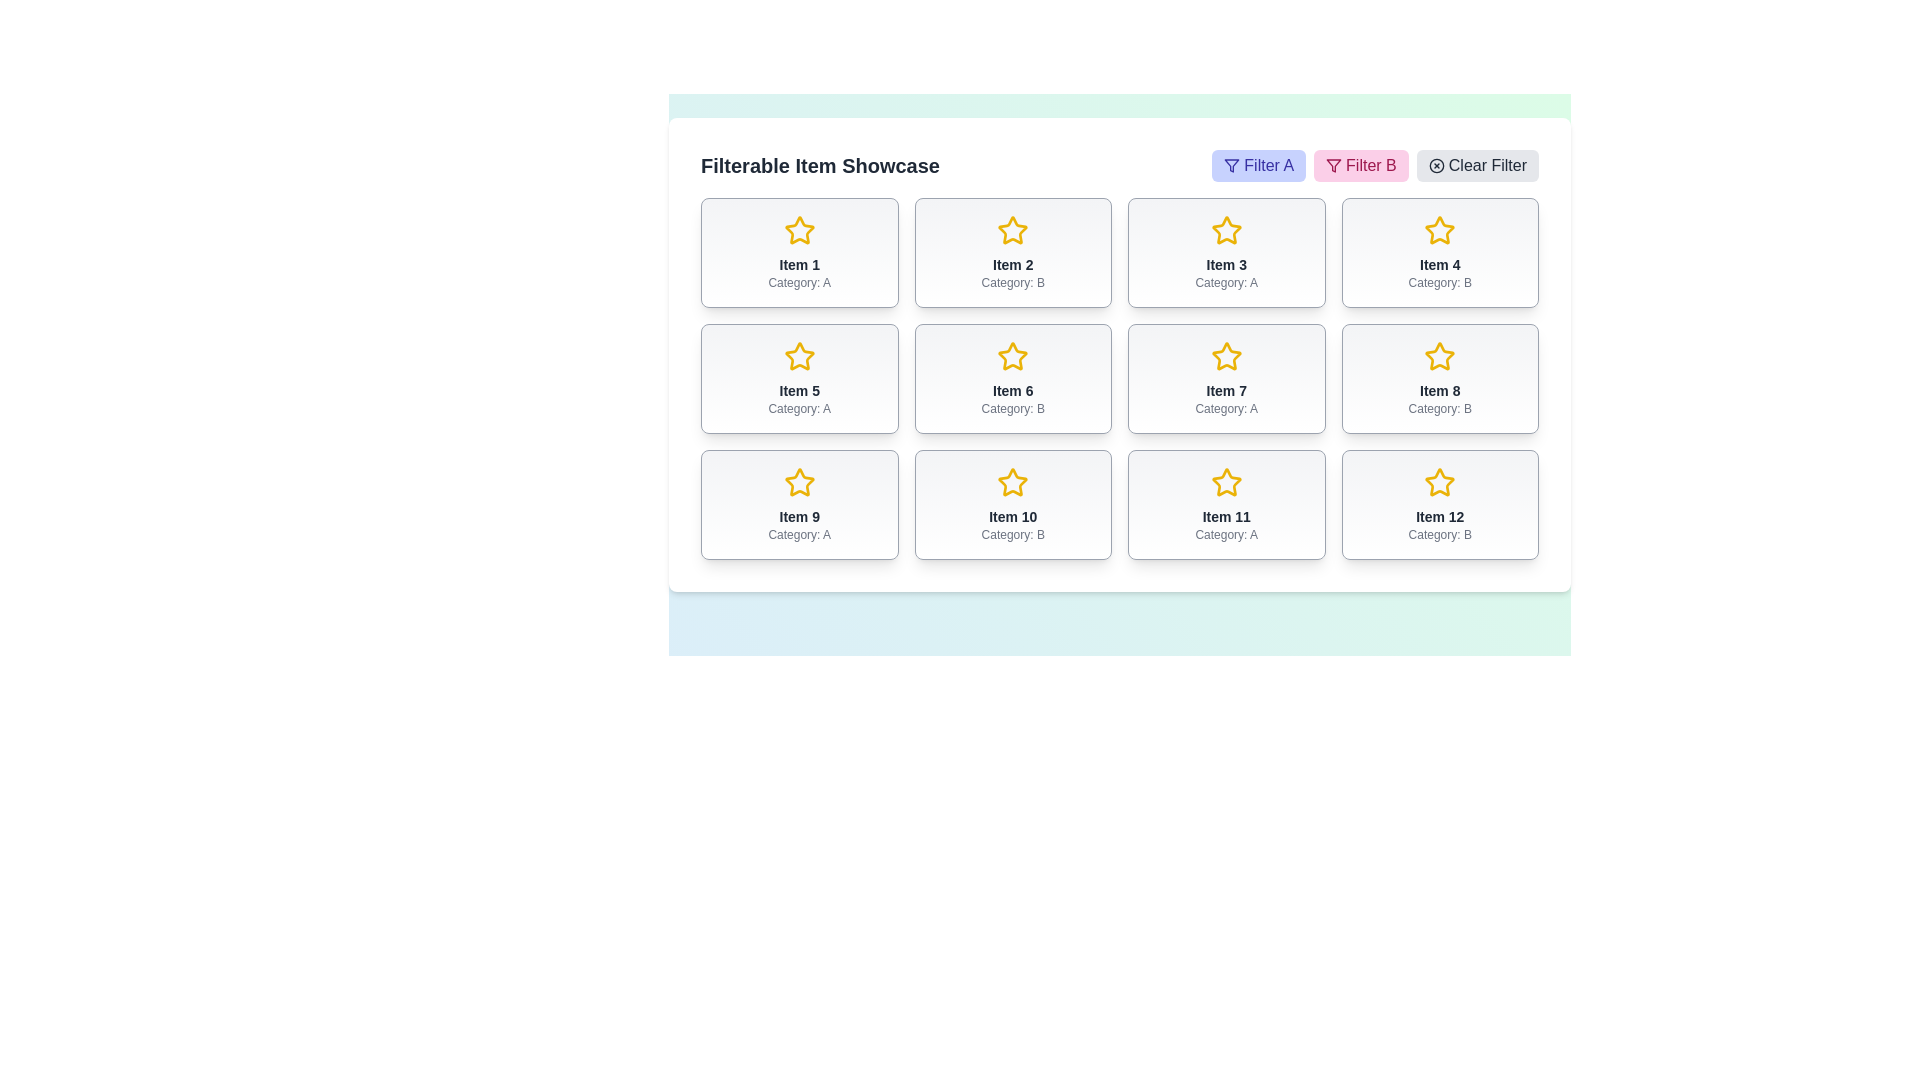 The height and width of the screenshot is (1080, 1920). What do you see at coordinates (798, 482) in the screenshot?
I see `the star SVG graphical element located in the lower left card labeled 'Item 9', which serves as a decorative or interactive rating representation` at bounding box center [798, 482].